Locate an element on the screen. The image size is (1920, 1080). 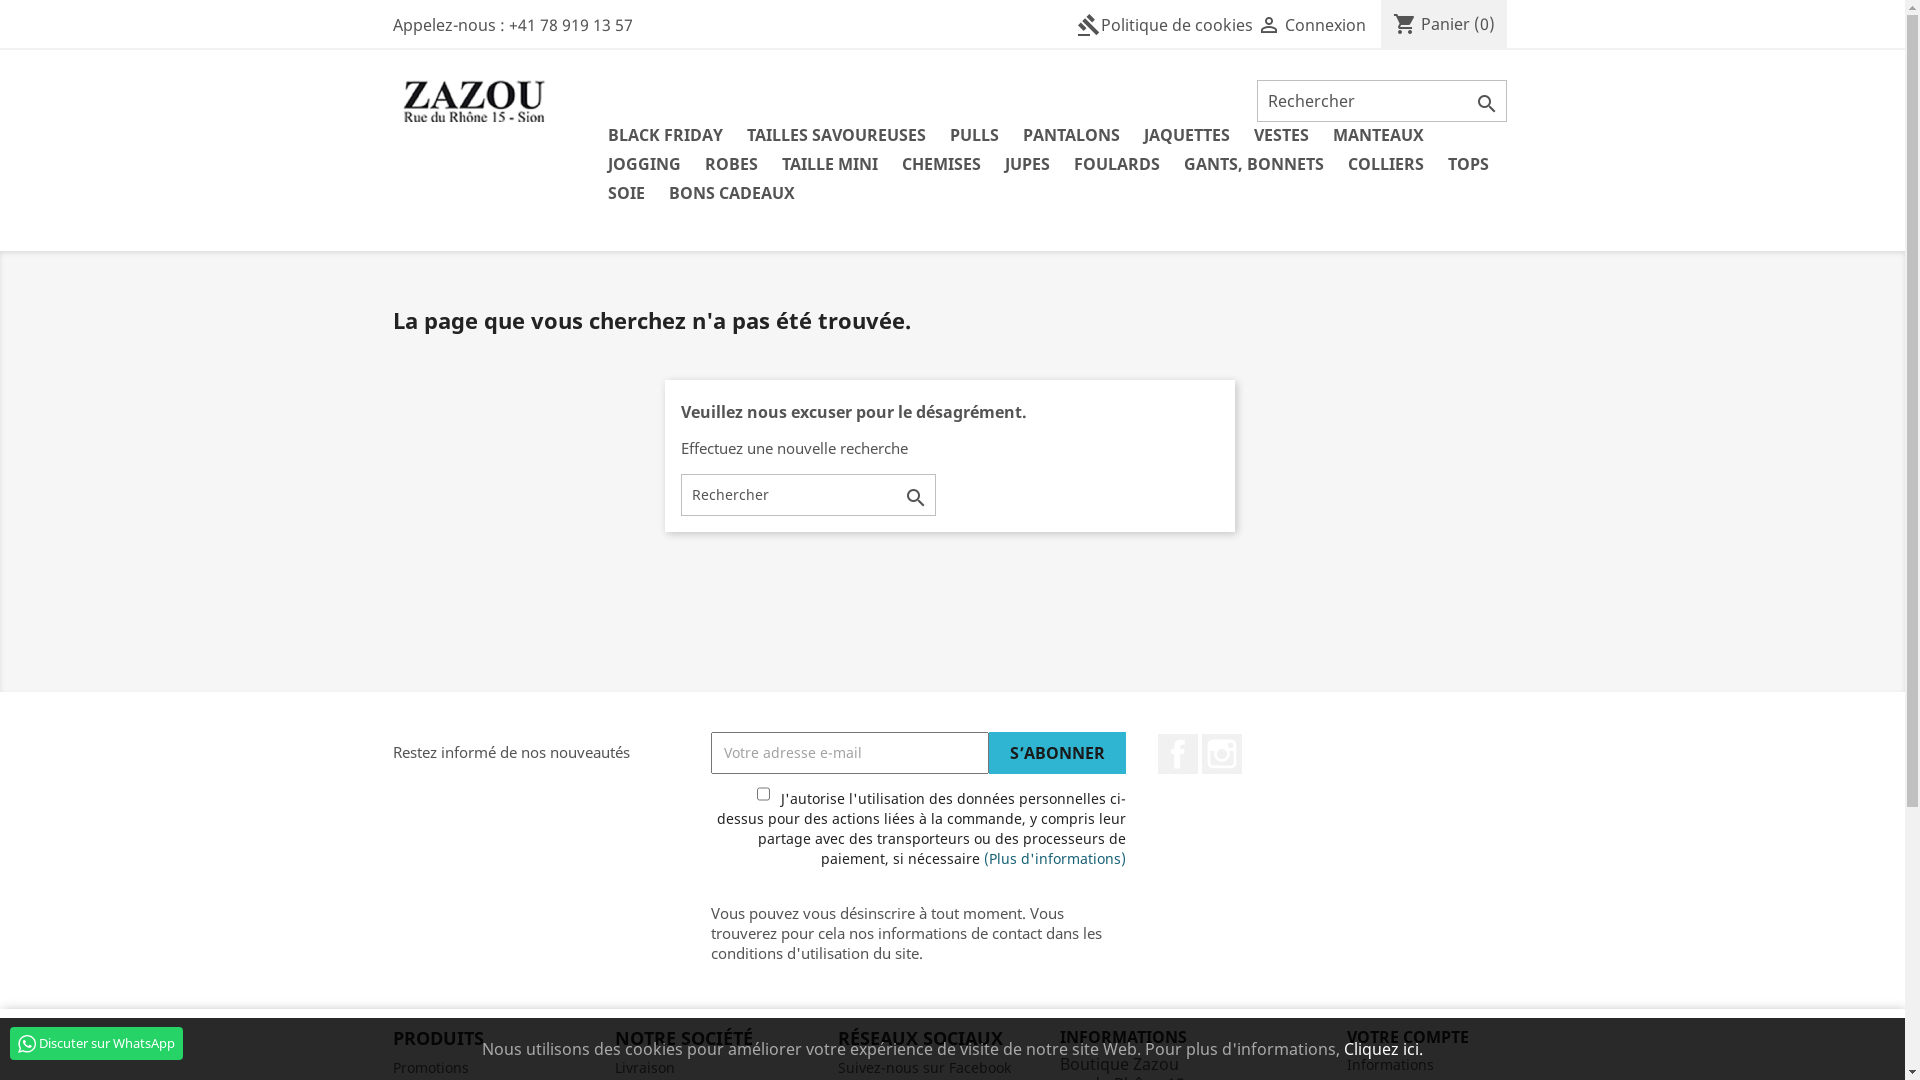
'Instagram' is located at coordinates (1200, 753).